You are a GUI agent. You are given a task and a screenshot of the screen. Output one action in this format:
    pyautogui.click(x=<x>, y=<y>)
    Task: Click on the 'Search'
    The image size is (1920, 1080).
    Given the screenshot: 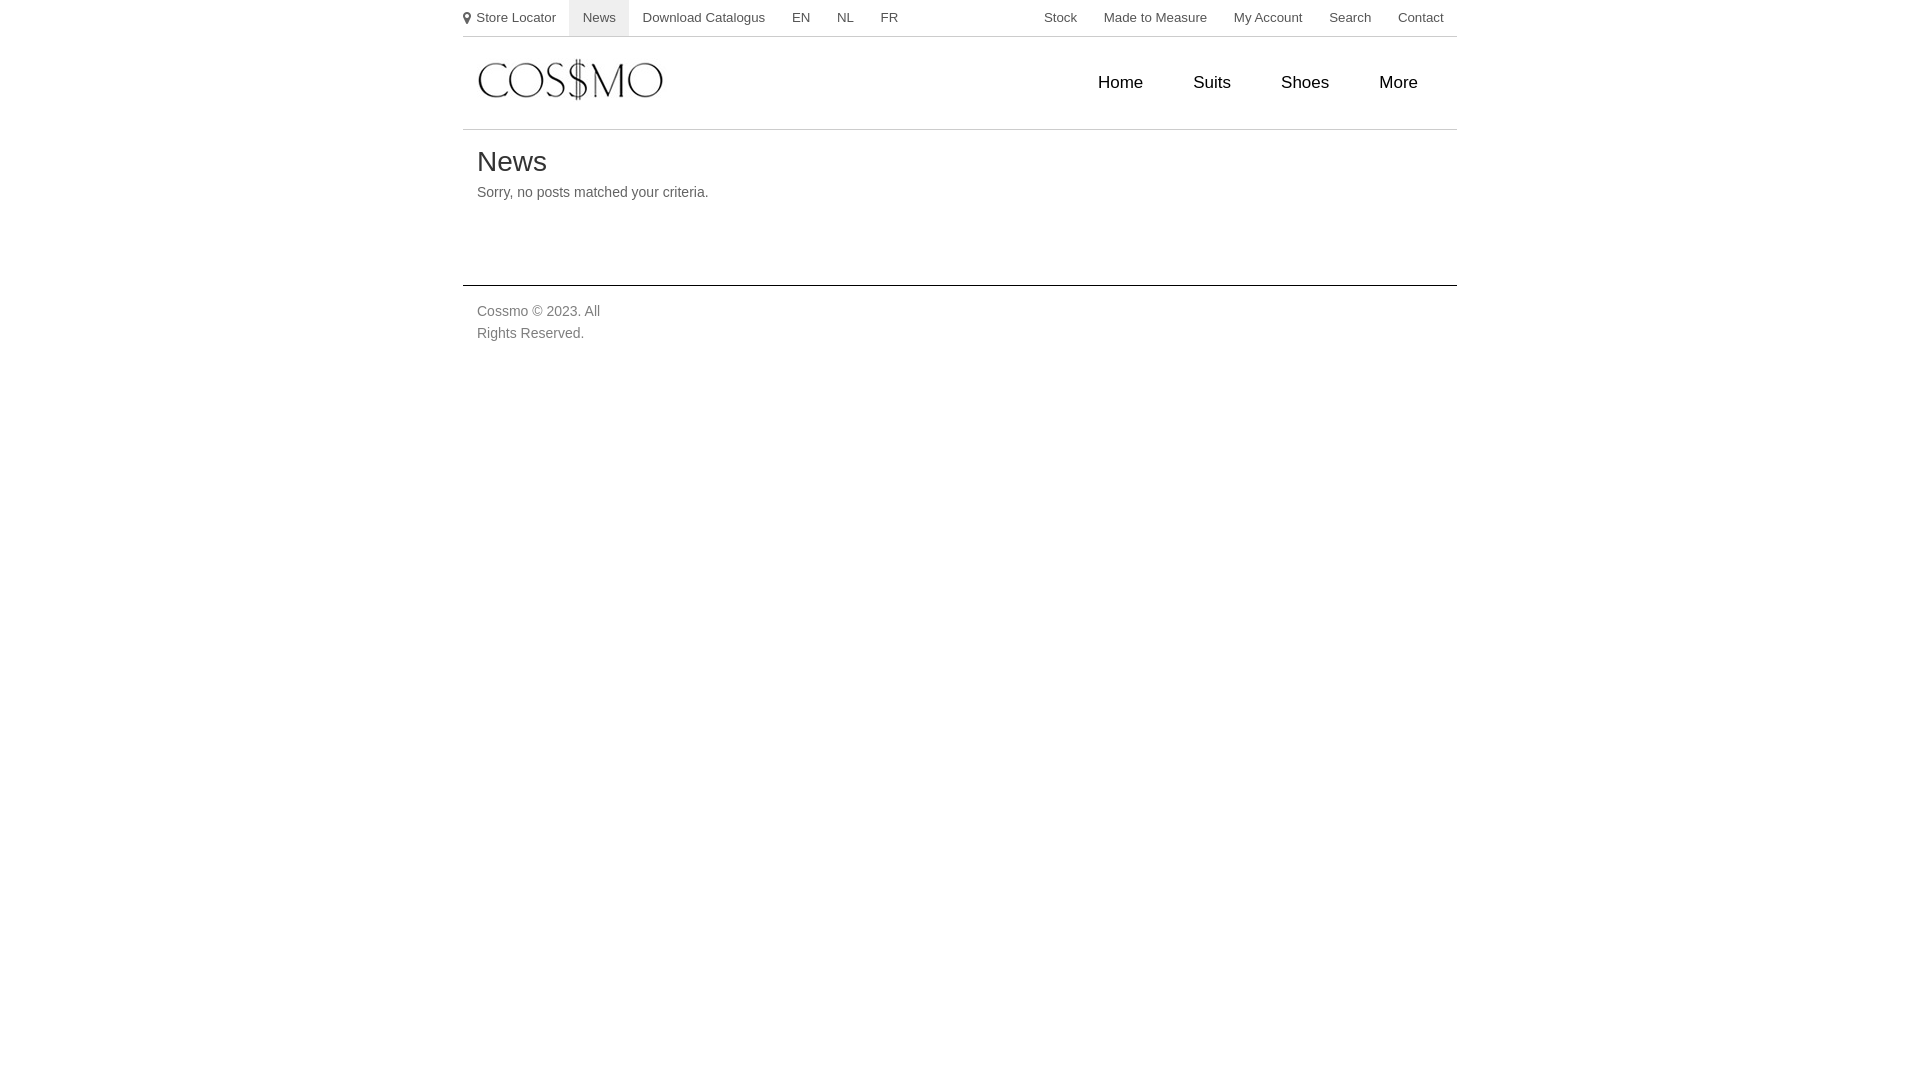 What is the action you would take?
    pyautogui.click(x=1350, y=18)
    